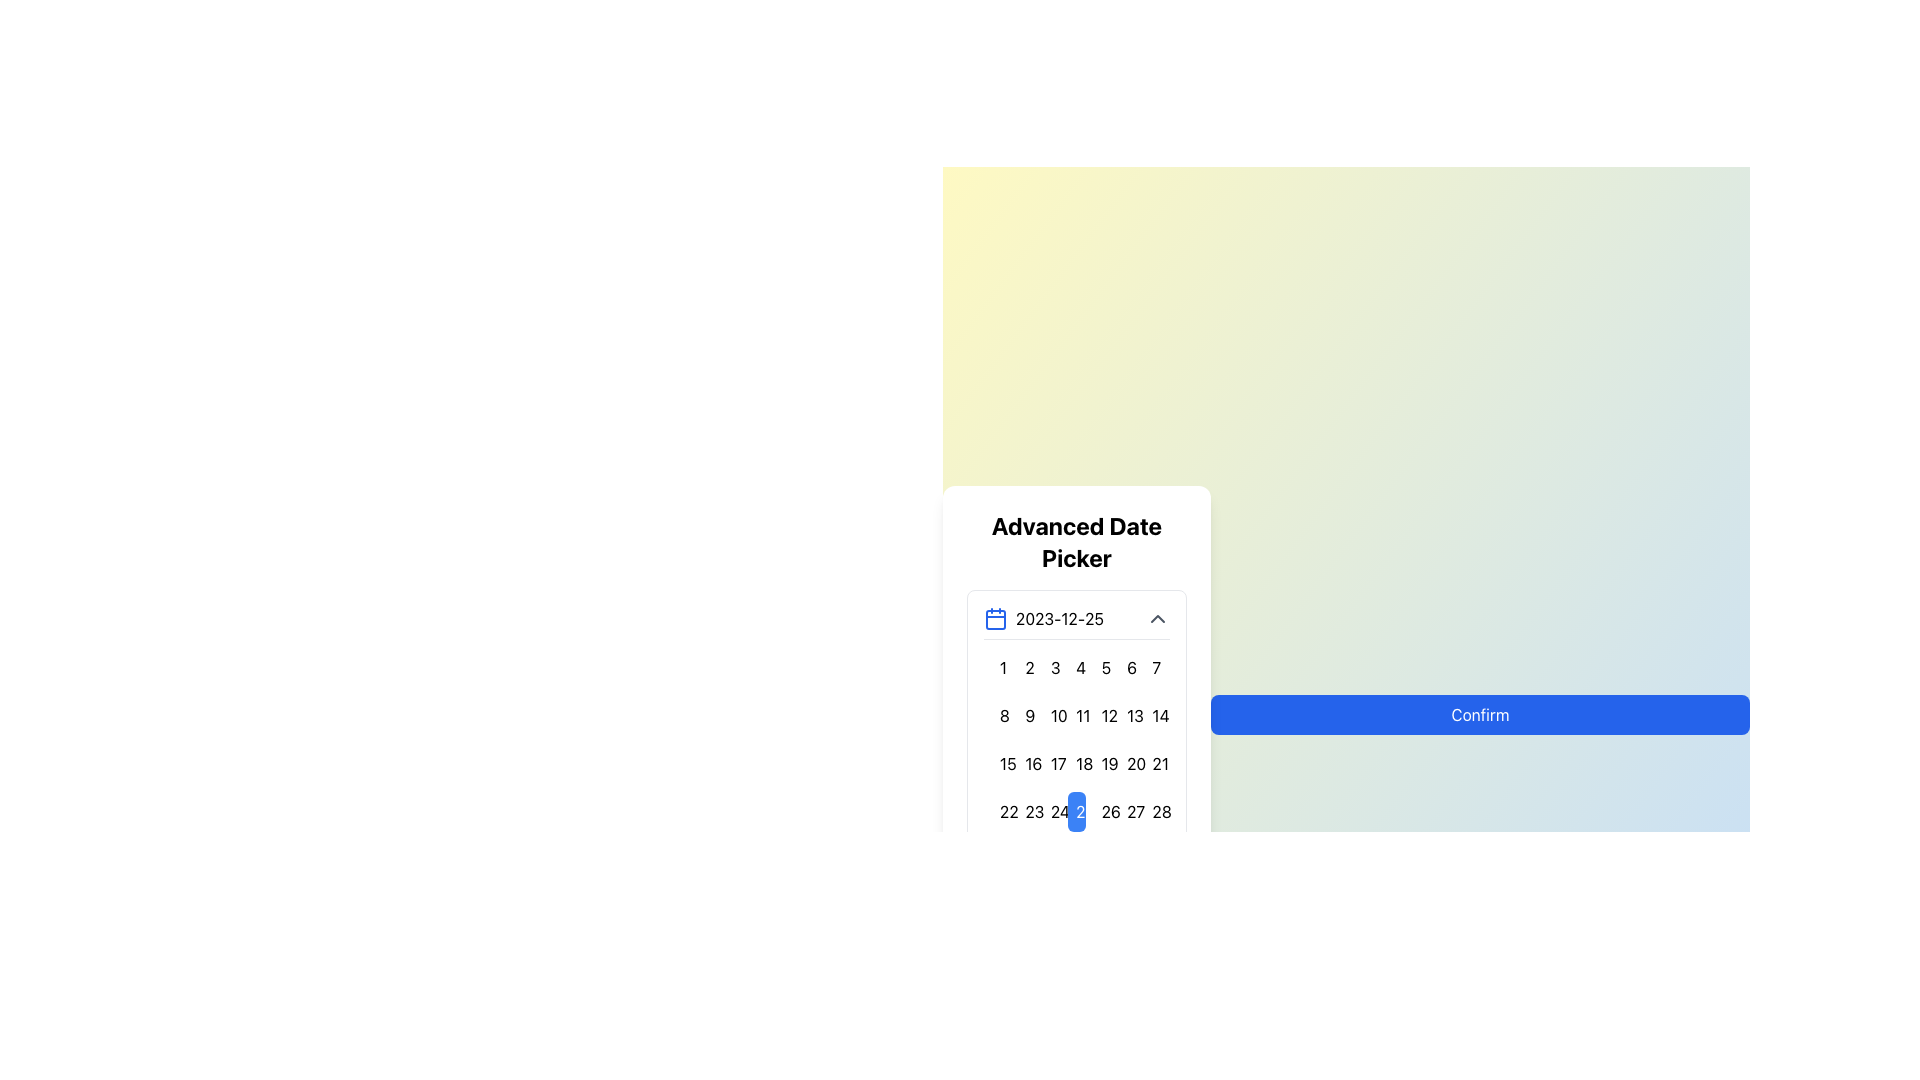  Describe the element at coordinates (1075, 747) in the screenshot. I see `the dates in the grid of the Date Picker Widget located within the 'Advanced Date Picker' component` at that location.